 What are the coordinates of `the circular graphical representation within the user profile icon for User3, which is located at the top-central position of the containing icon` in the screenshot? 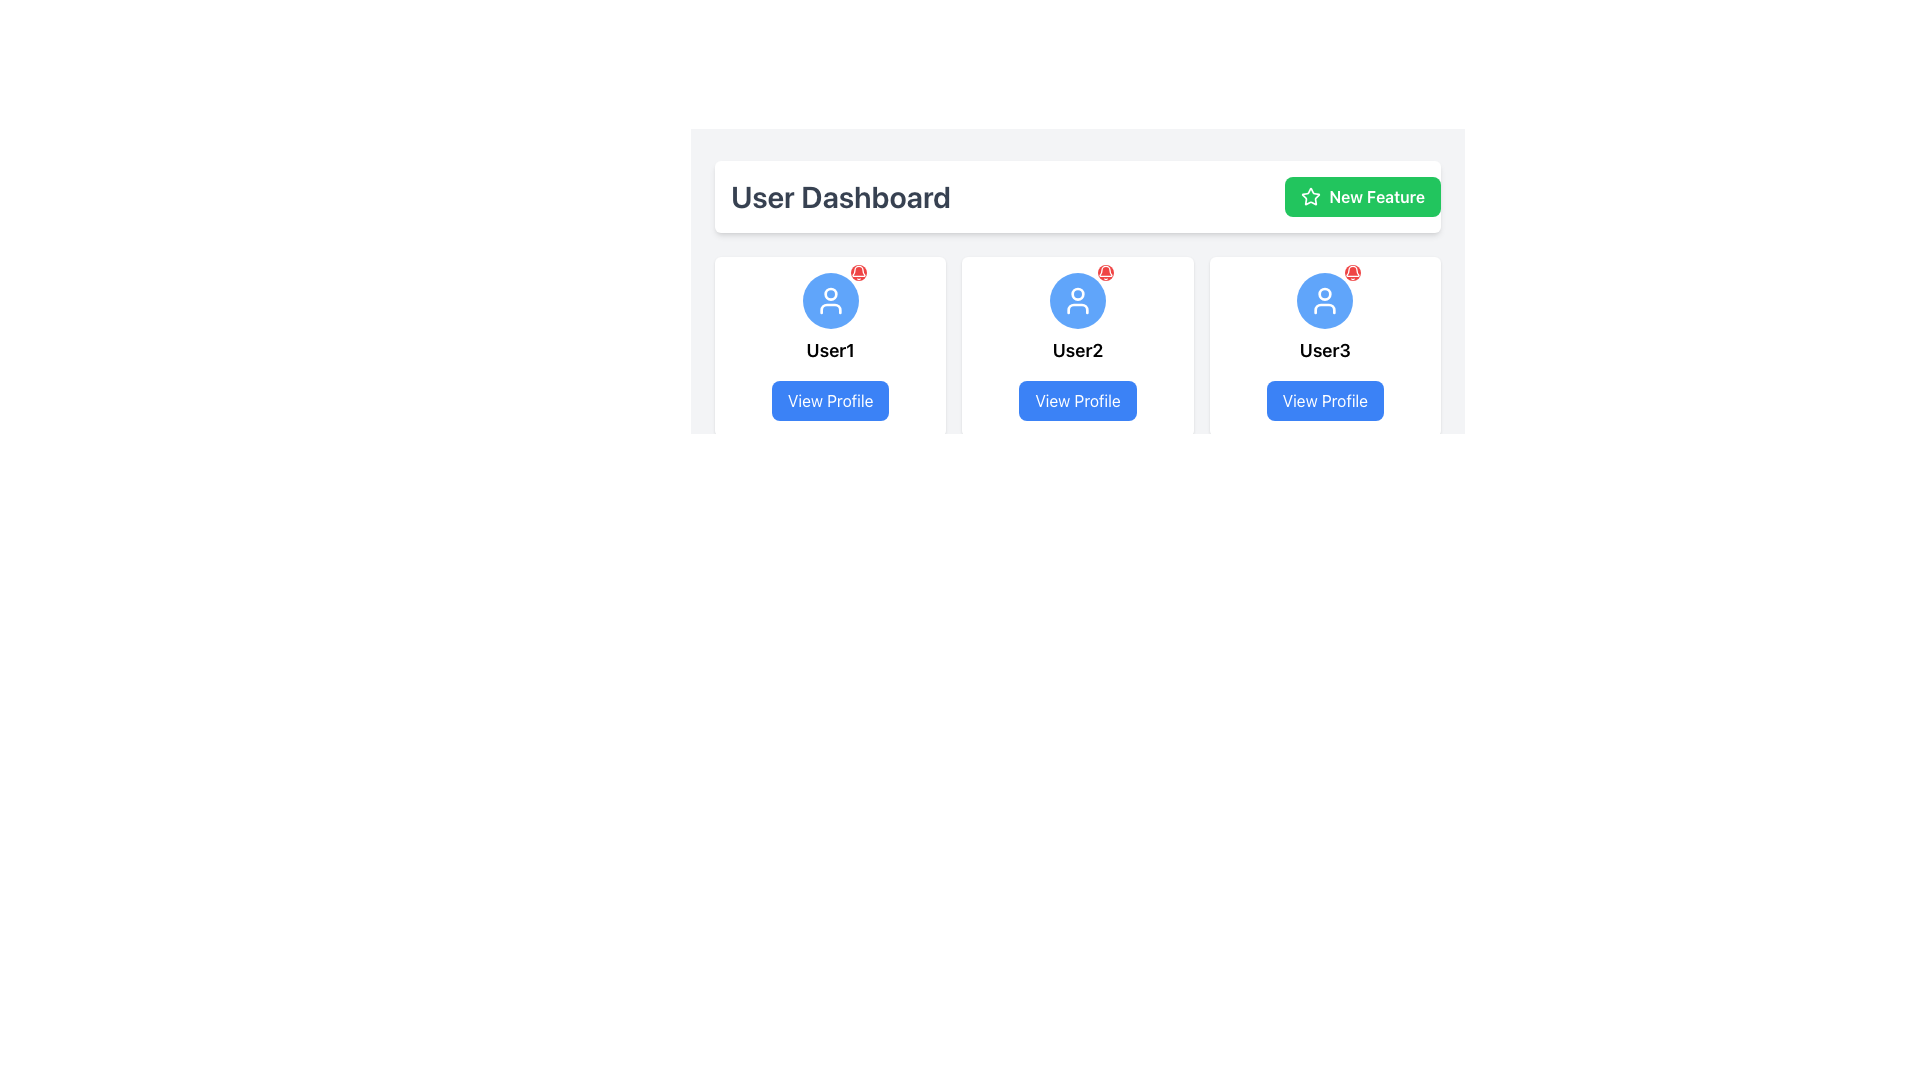 It's located at (1076, 294).